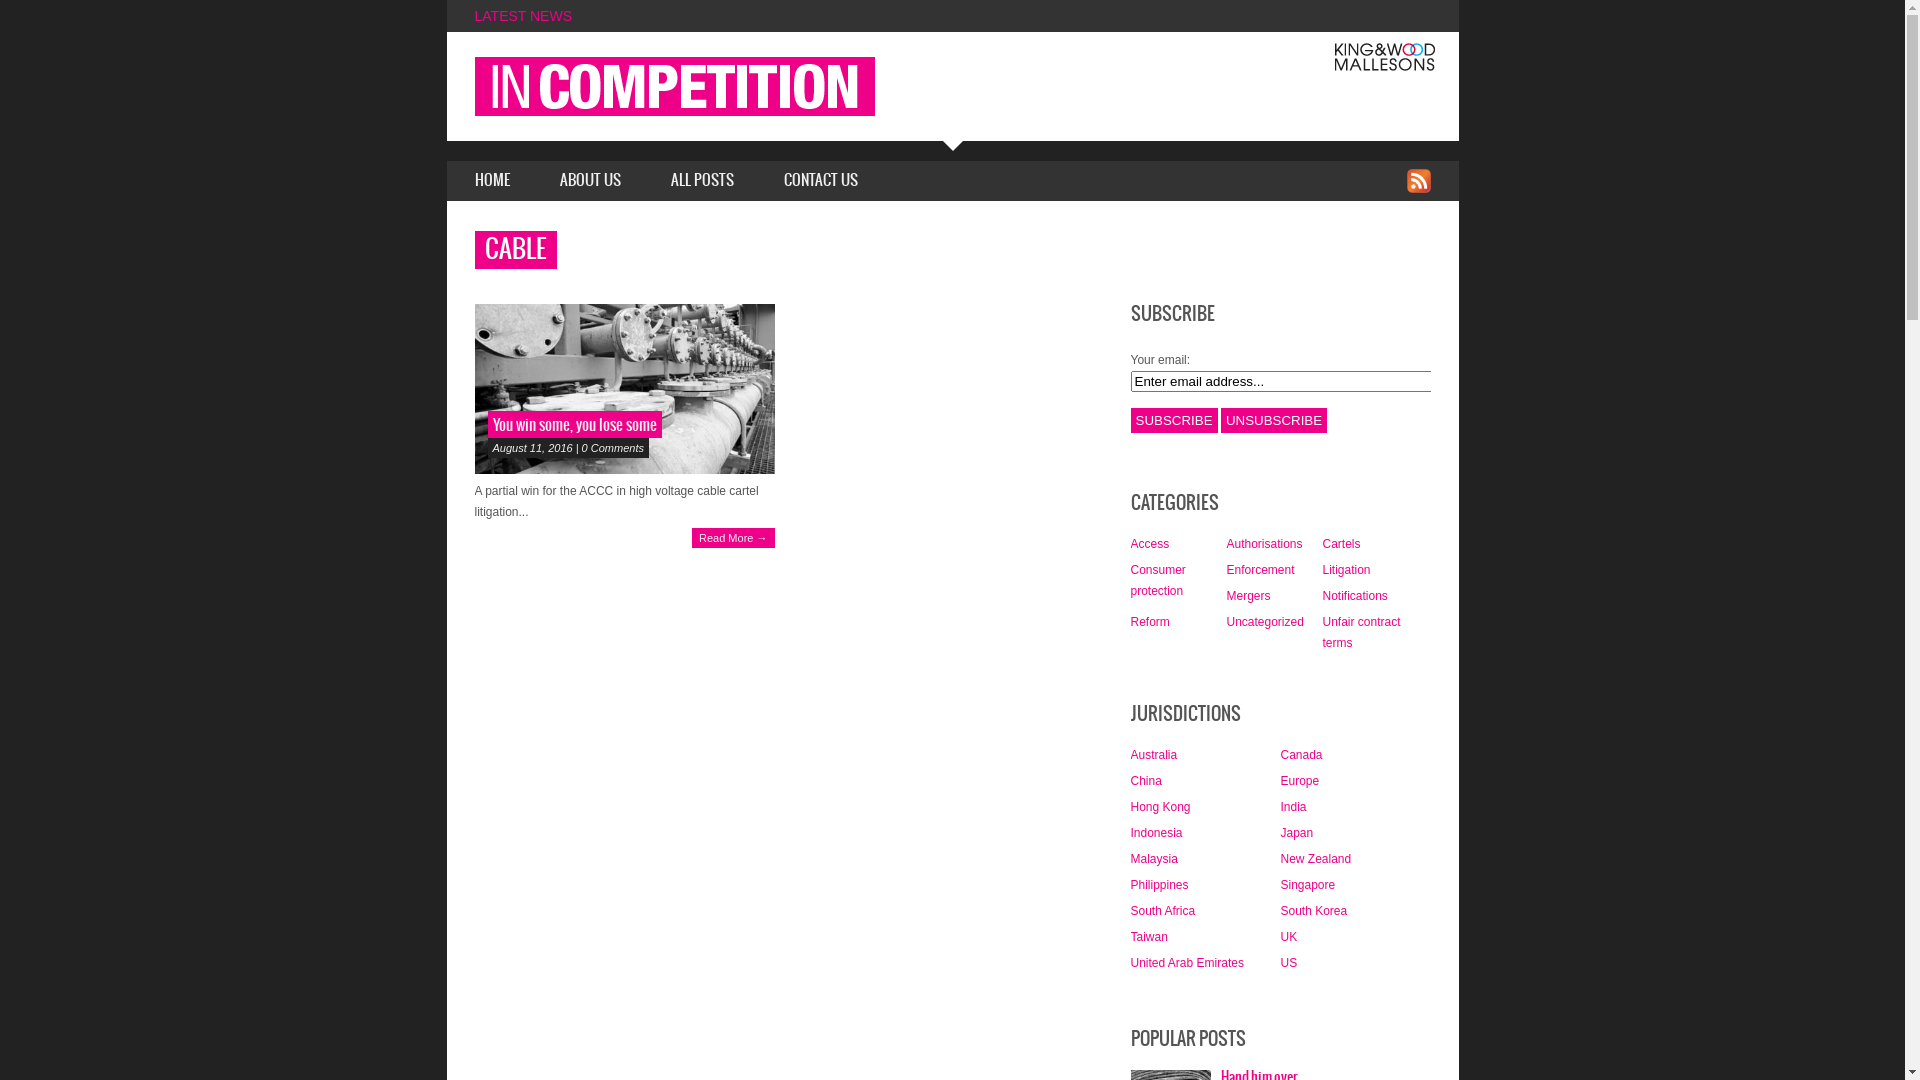  Describe the element at coordinates (1313, 910) in the screenshot. I see `'South Korea'` at that location.